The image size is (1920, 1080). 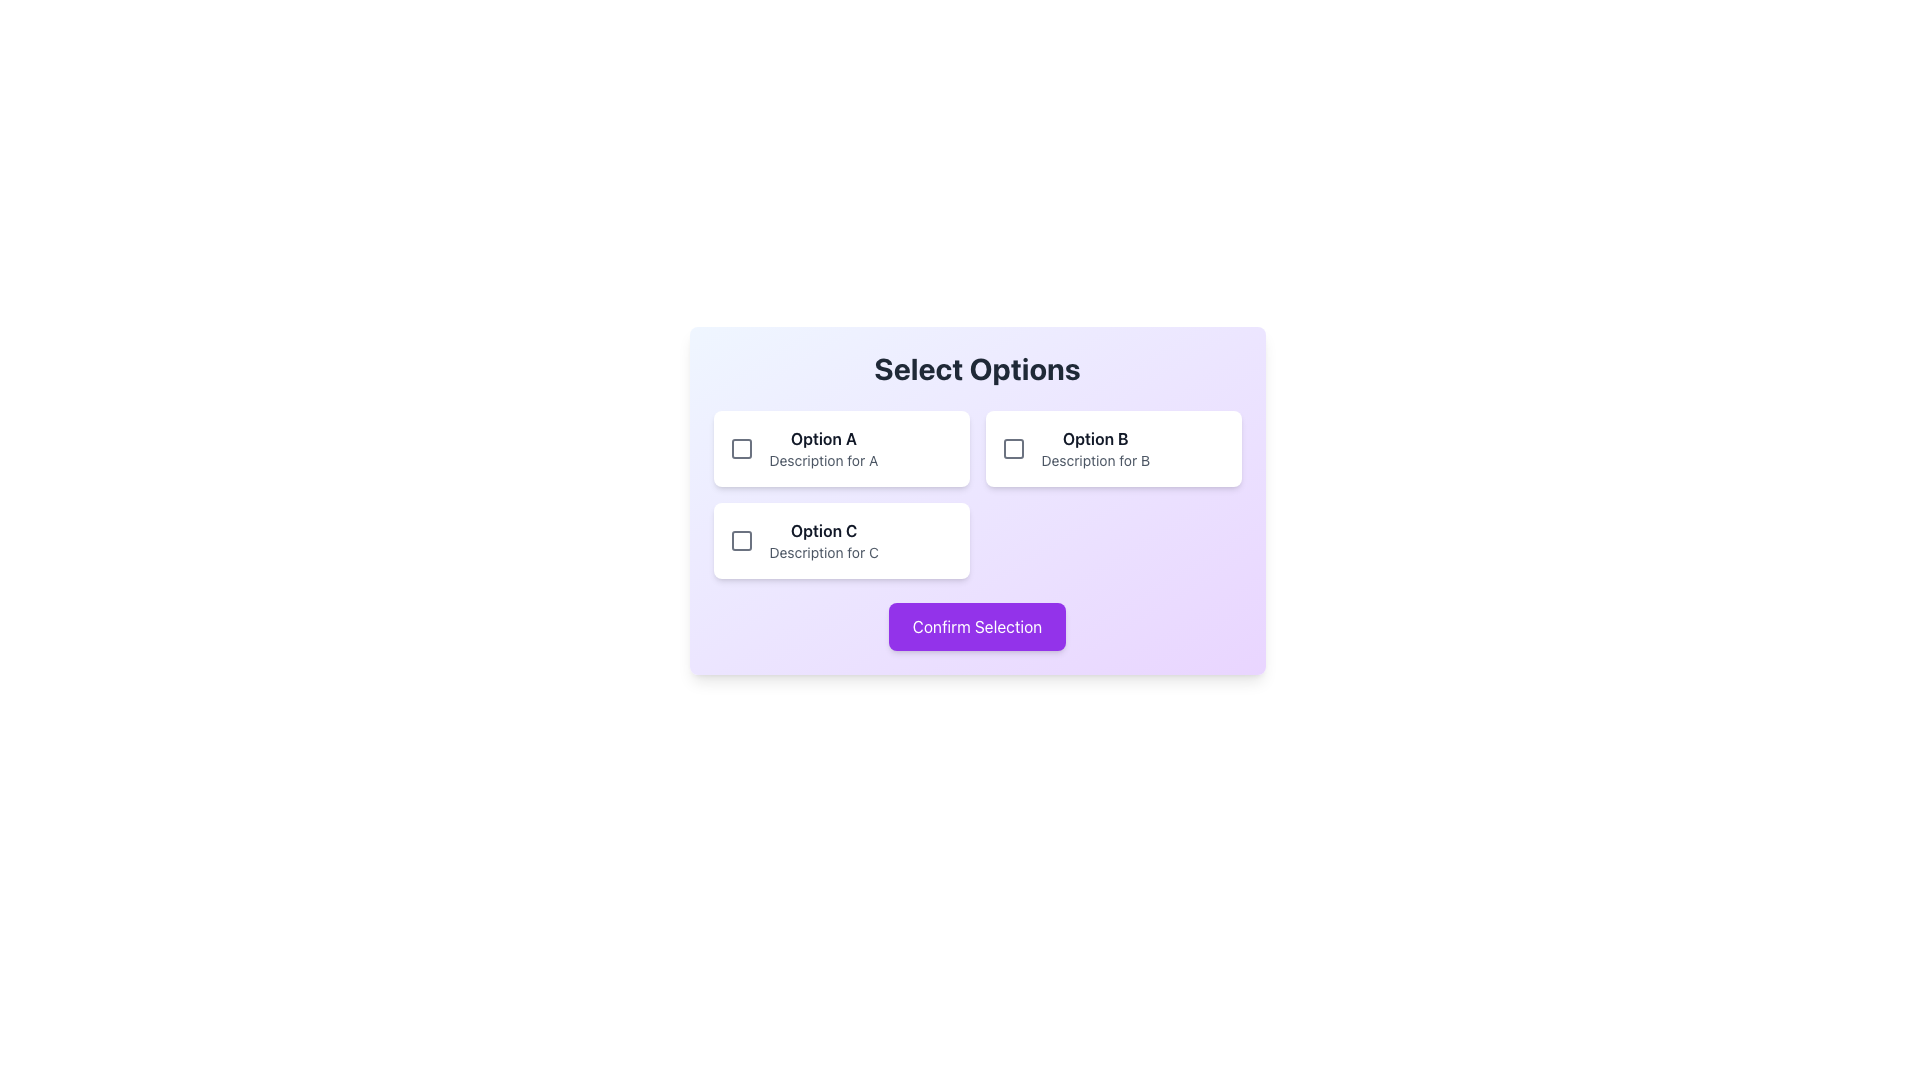 I want to click on the 'Option B' Selectable Option Card, so click(x=1112, y=447).